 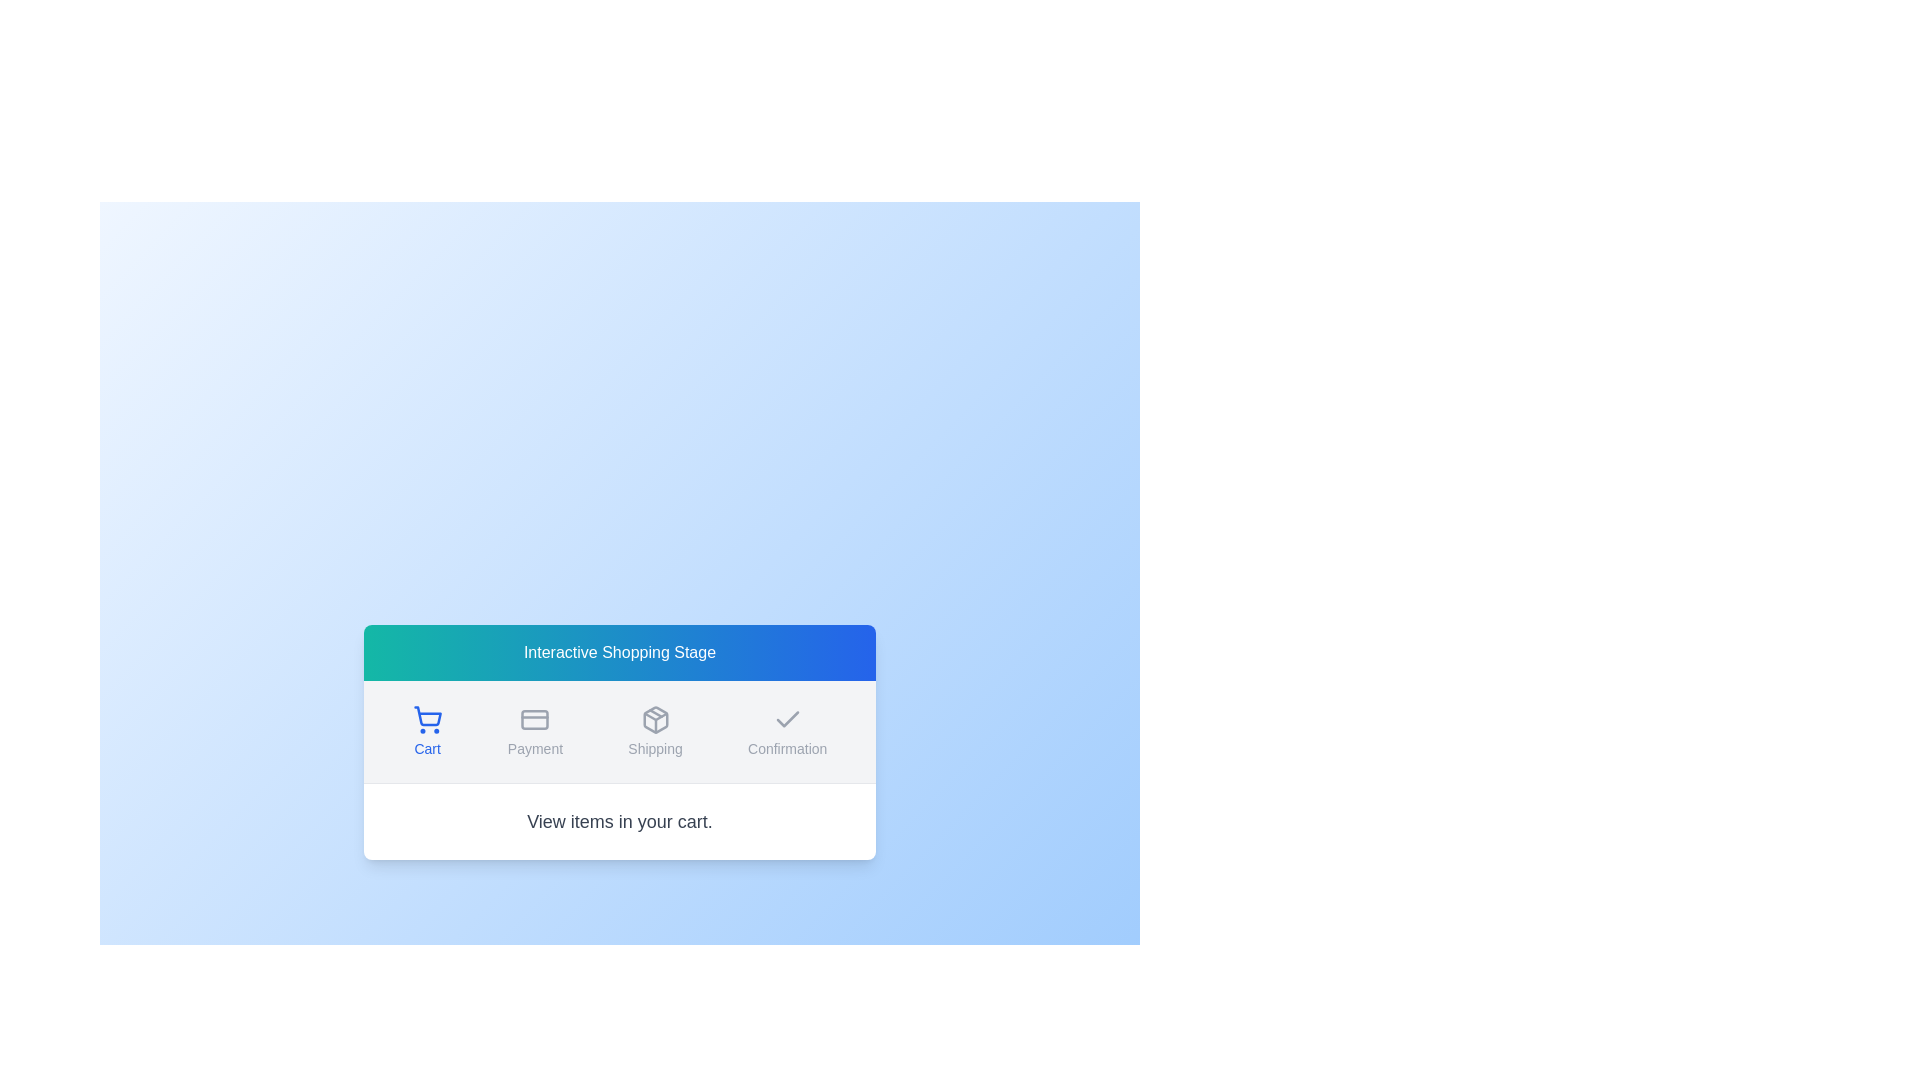 What do you see at coordinates (426, 748) in the screenshot?
I see `the 'Cart' text label, which is styled in a small-sized blue font and located below a blue shopping cart icon in a horizontal row of options` at bounding box center [426, 748].